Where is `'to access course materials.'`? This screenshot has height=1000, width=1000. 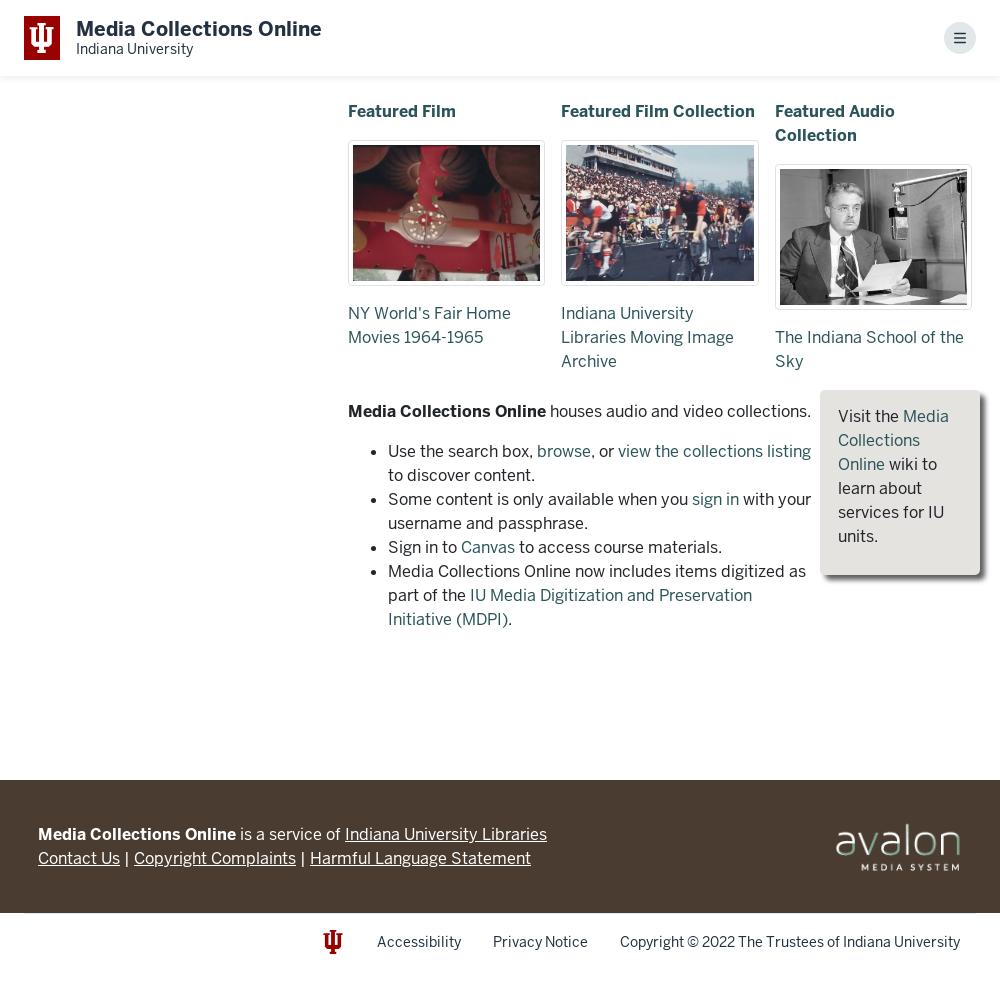 'to access course materials.' is located at coordinates (616, 547).